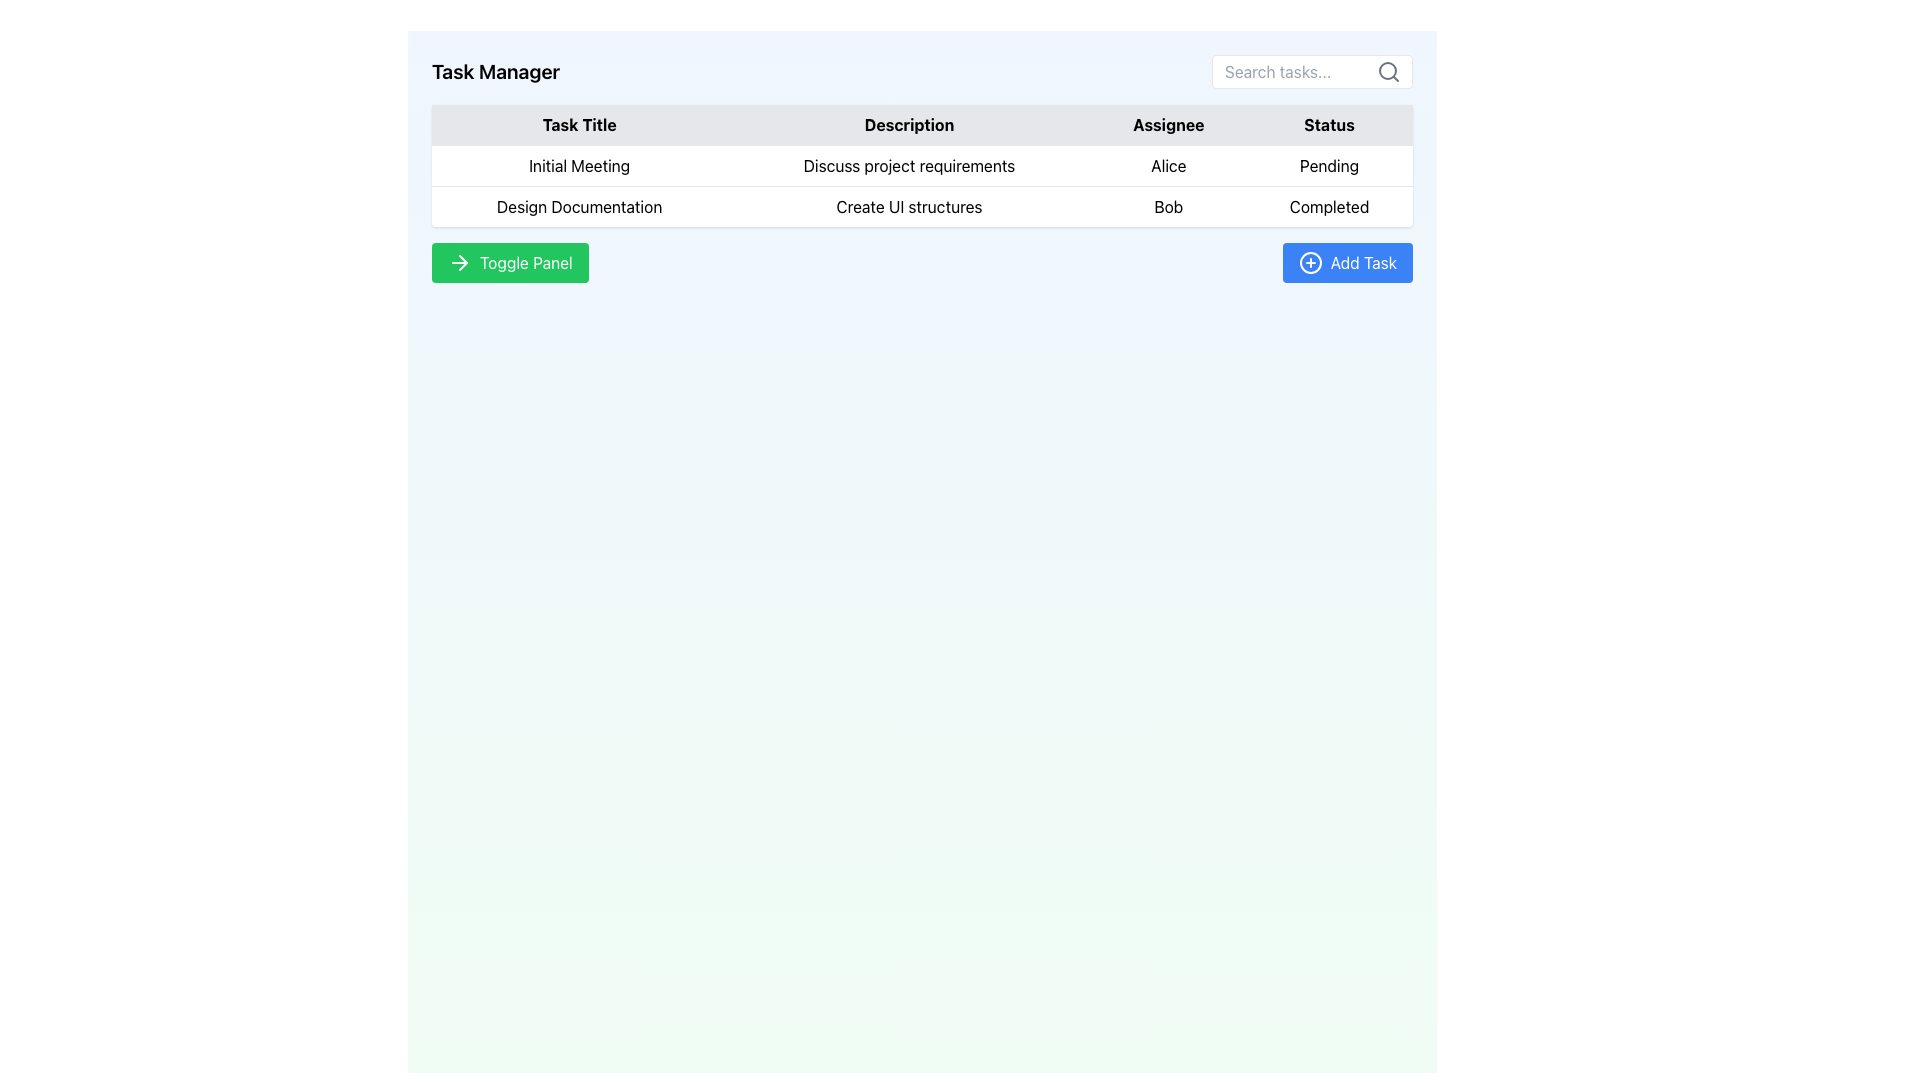 The height and width of the screenshot is (1080, 1920). I want to click on the 'Toggle Panel' button which is a rectangular button with a green background and white text, located in the bottom-left section of the interface, under the data table, so click(510, 261).